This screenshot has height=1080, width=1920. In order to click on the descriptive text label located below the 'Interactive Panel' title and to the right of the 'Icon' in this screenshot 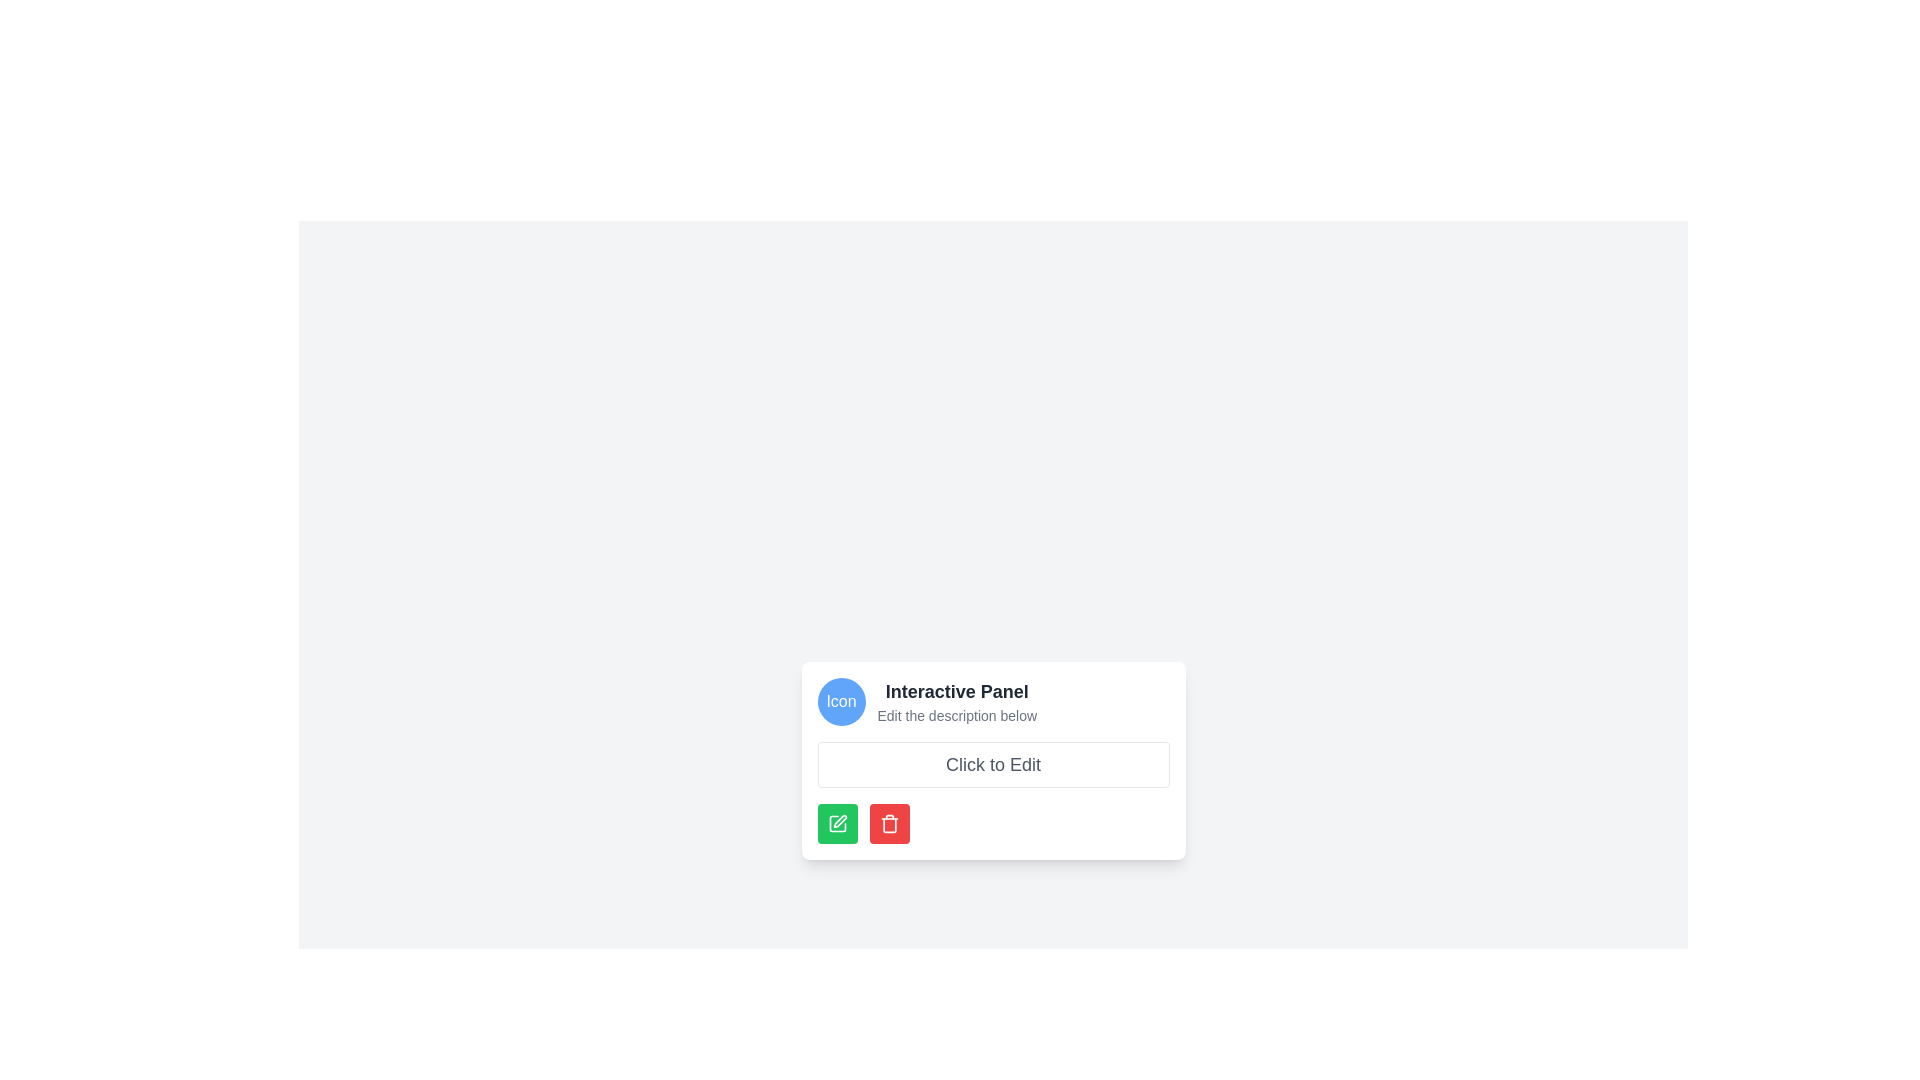, I will do `click(956, 715)`.